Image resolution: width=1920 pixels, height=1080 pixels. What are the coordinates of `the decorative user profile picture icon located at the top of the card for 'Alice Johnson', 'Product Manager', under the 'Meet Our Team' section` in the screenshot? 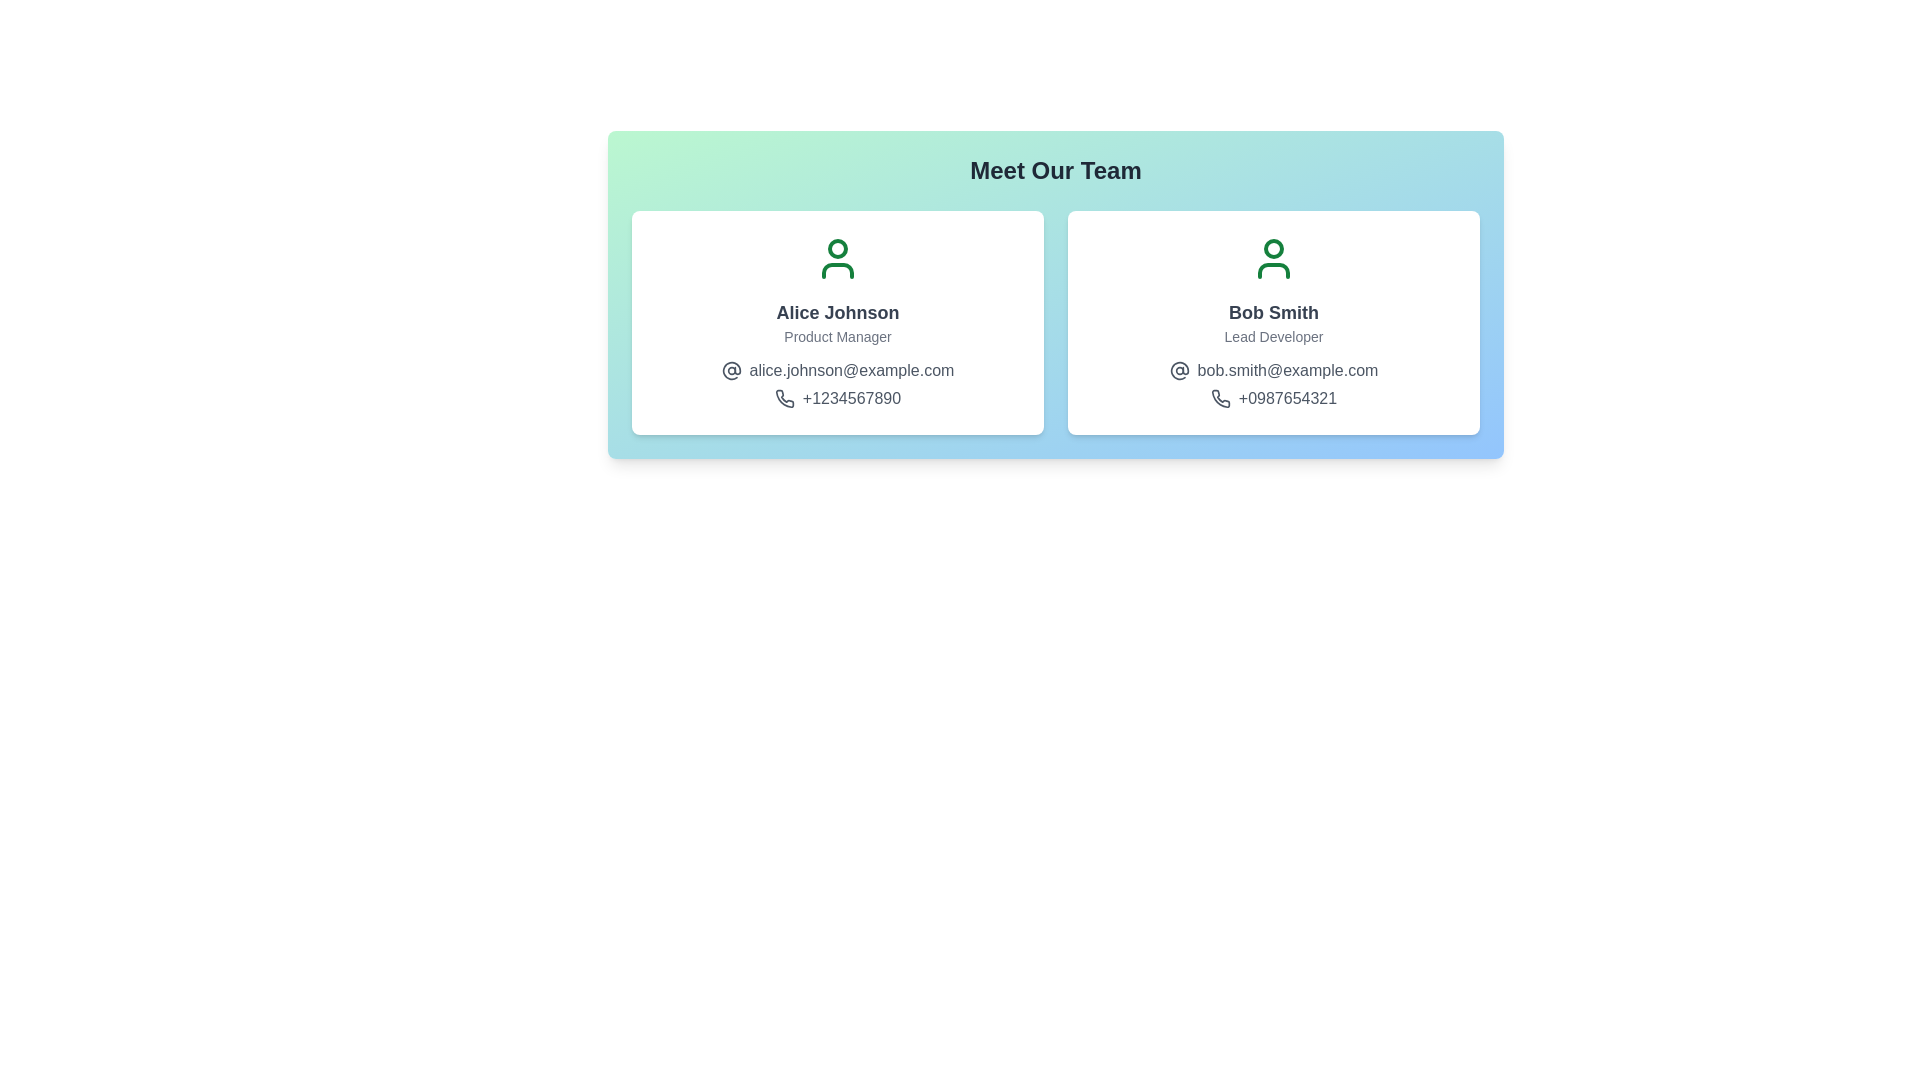 It's located at (838, 257).